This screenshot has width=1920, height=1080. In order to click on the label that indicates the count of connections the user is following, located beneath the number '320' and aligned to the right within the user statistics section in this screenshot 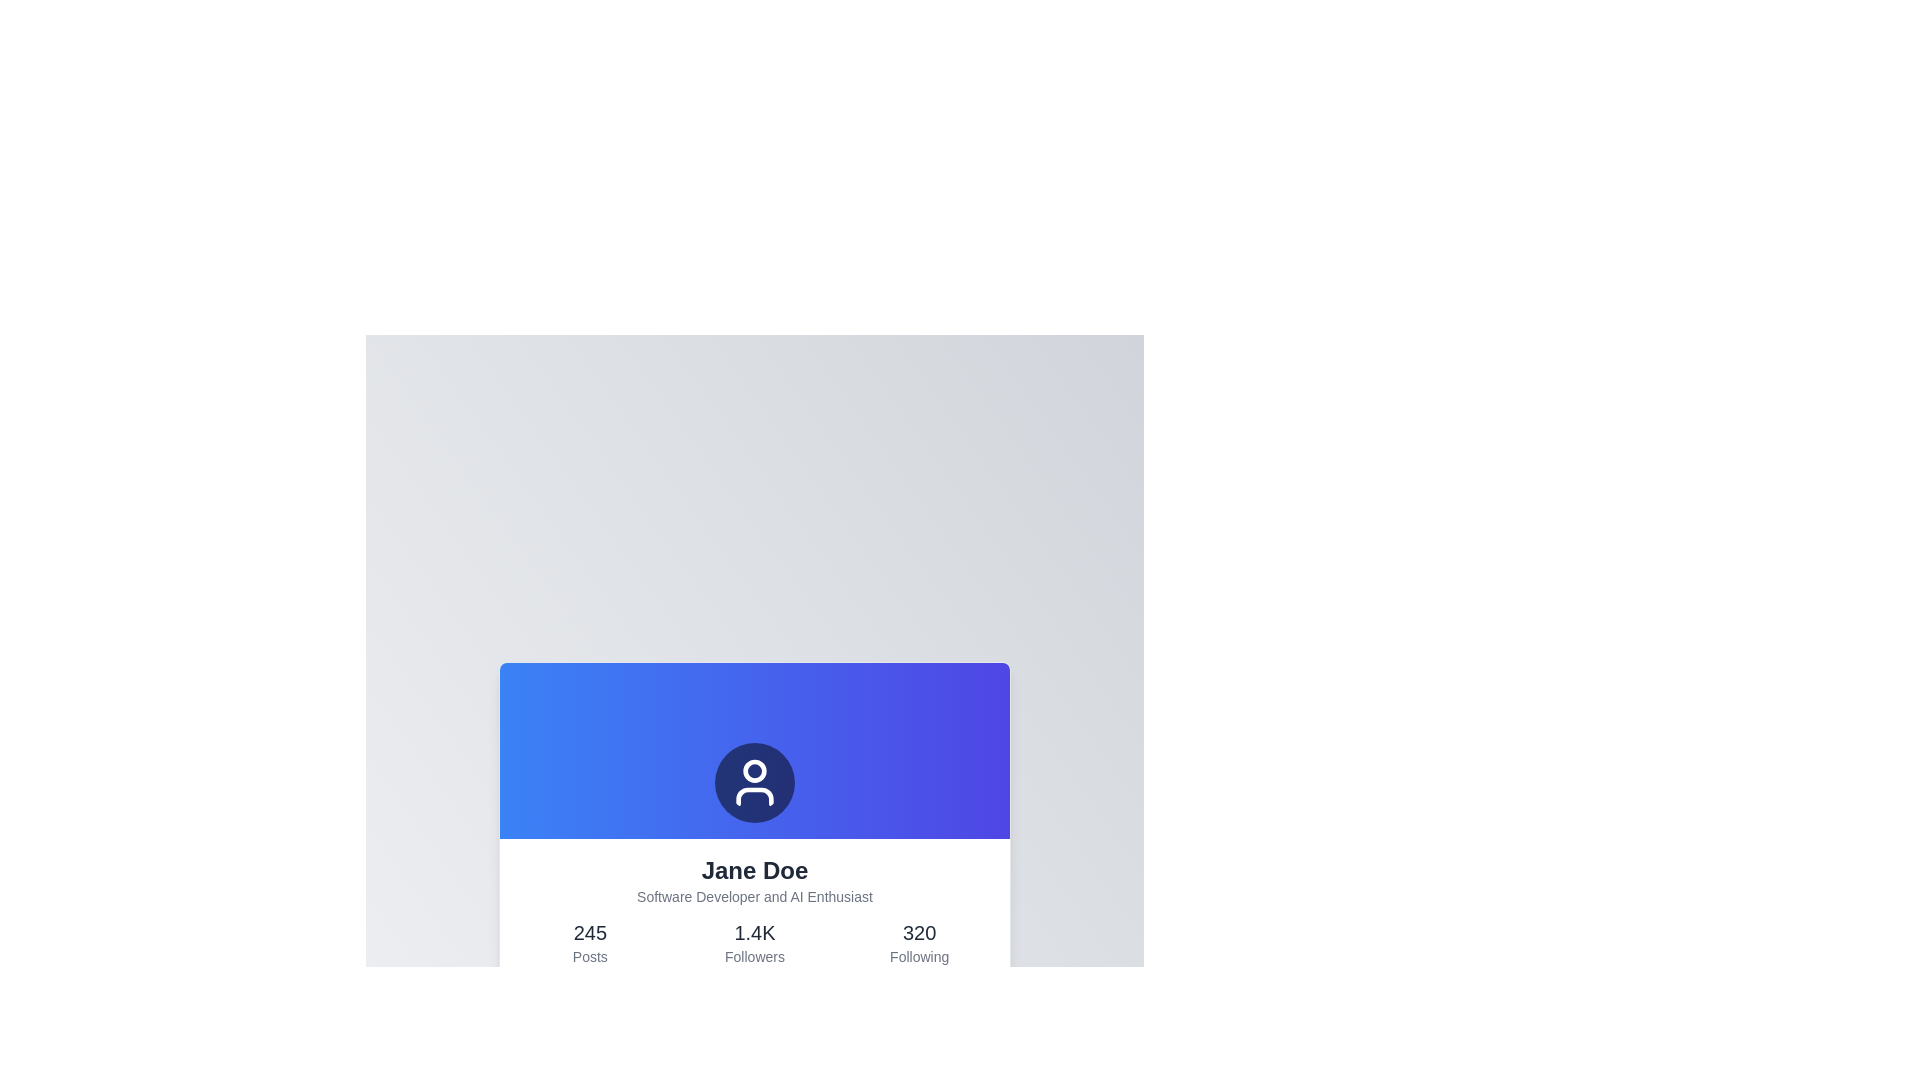, I will do `click(918, 955)`.